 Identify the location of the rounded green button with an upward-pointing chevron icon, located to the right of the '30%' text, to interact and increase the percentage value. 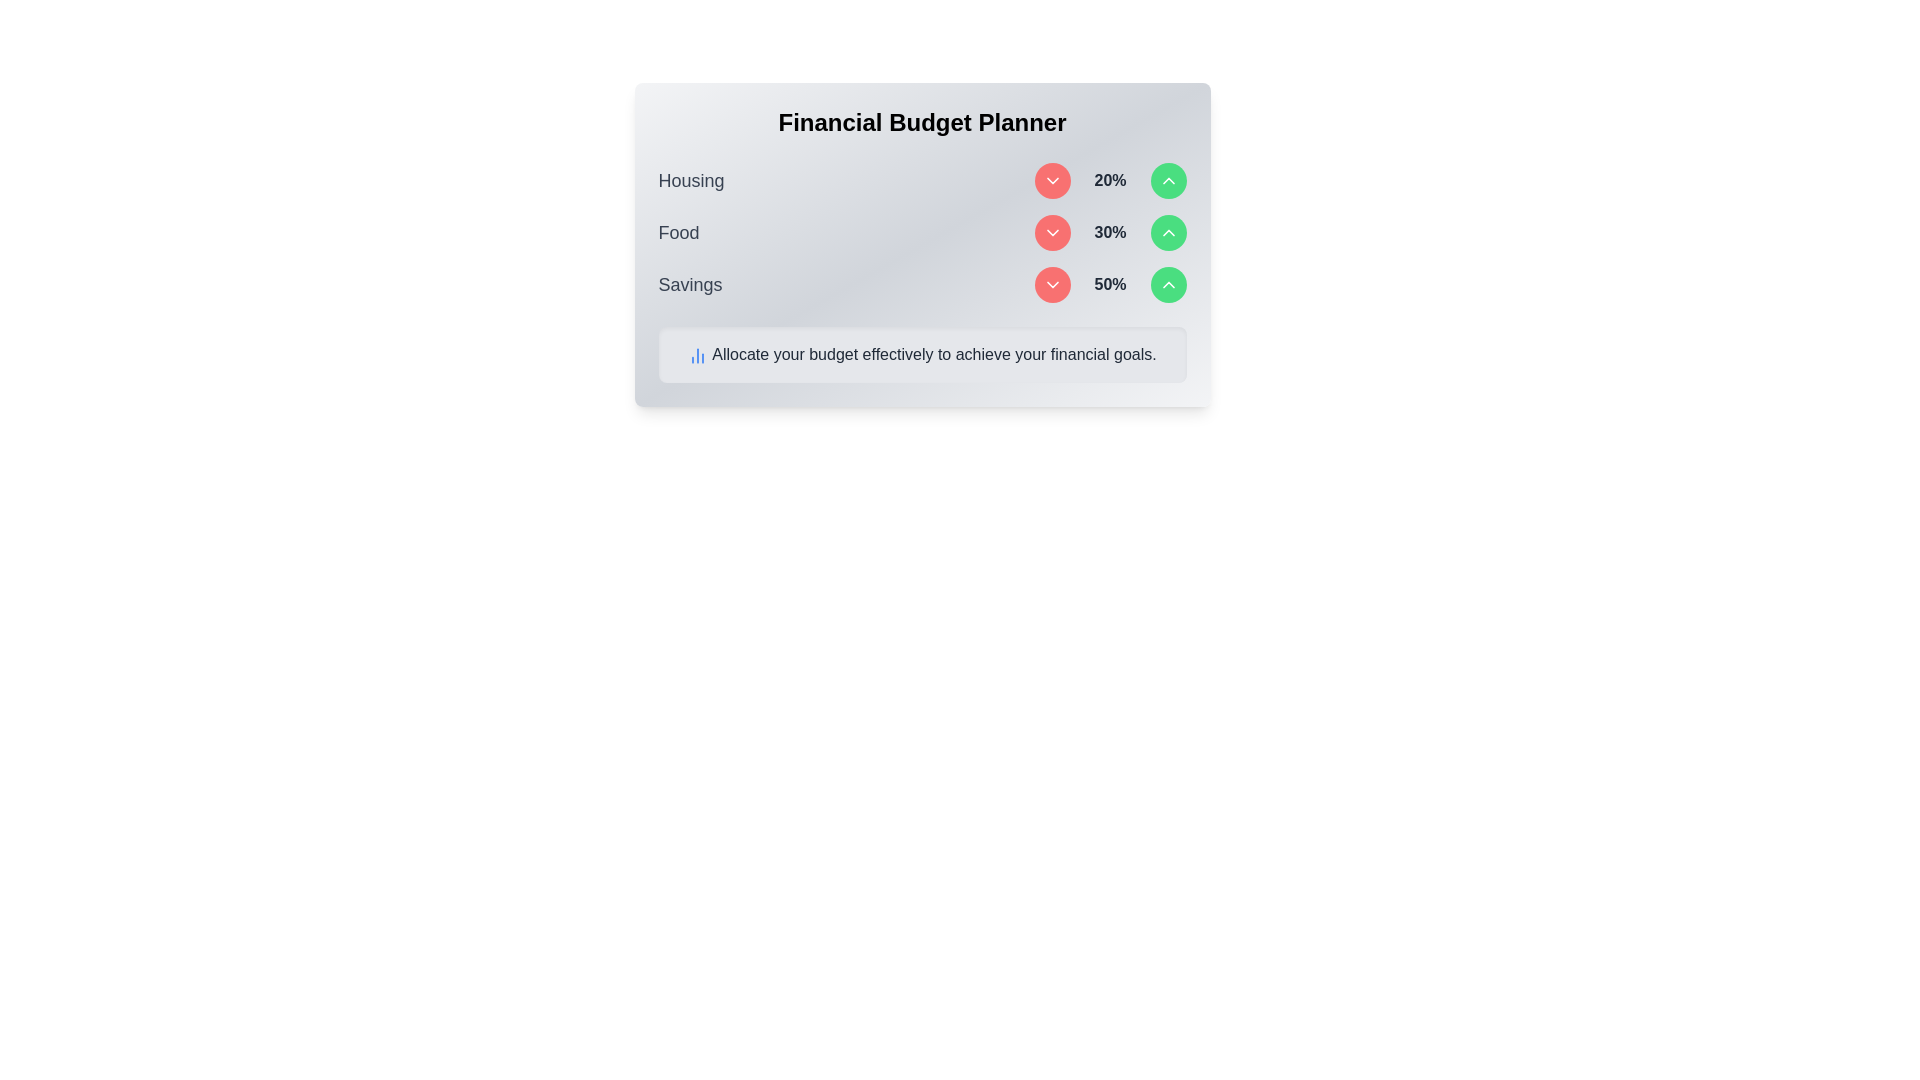
(1168, 231).